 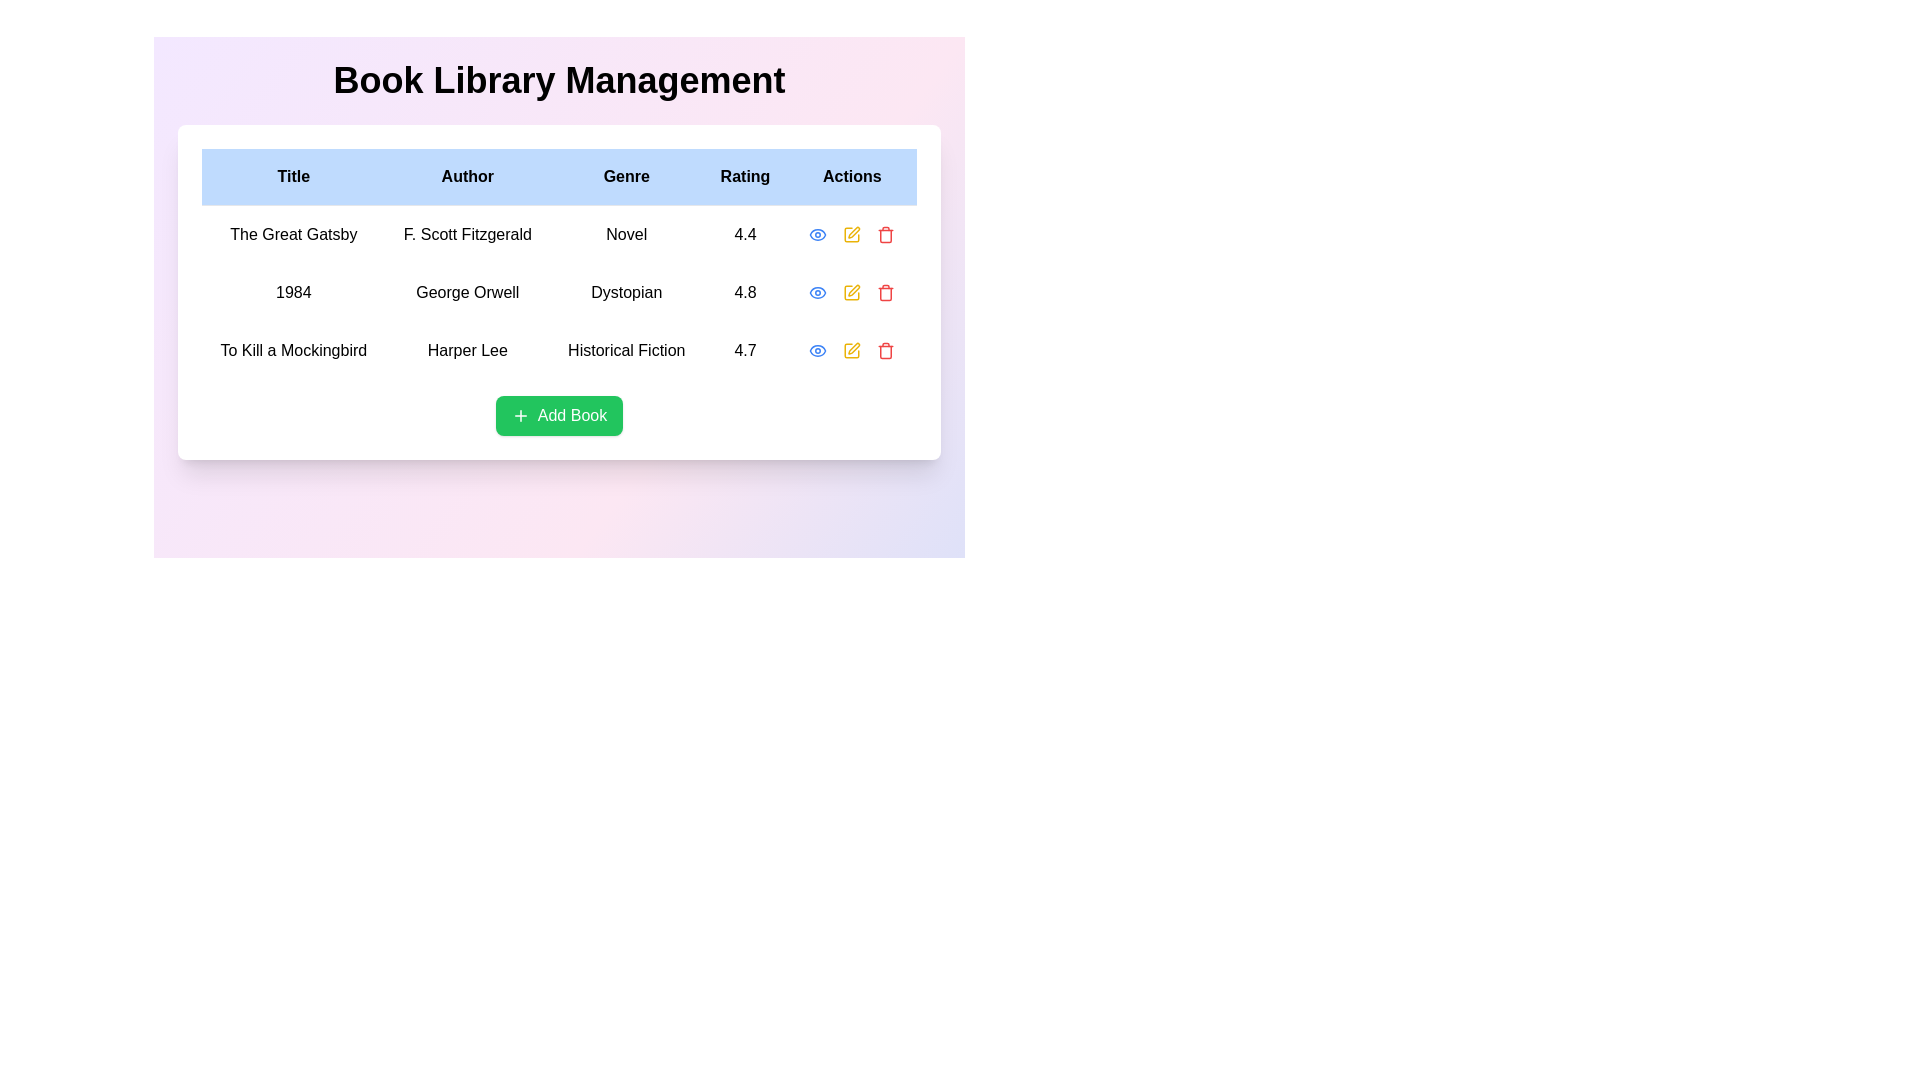 I want to click on the static text label displaying the rating value of the book '1984' in the data grid, located in the 'Rating' column of the second row, so click(x=744, y=293).